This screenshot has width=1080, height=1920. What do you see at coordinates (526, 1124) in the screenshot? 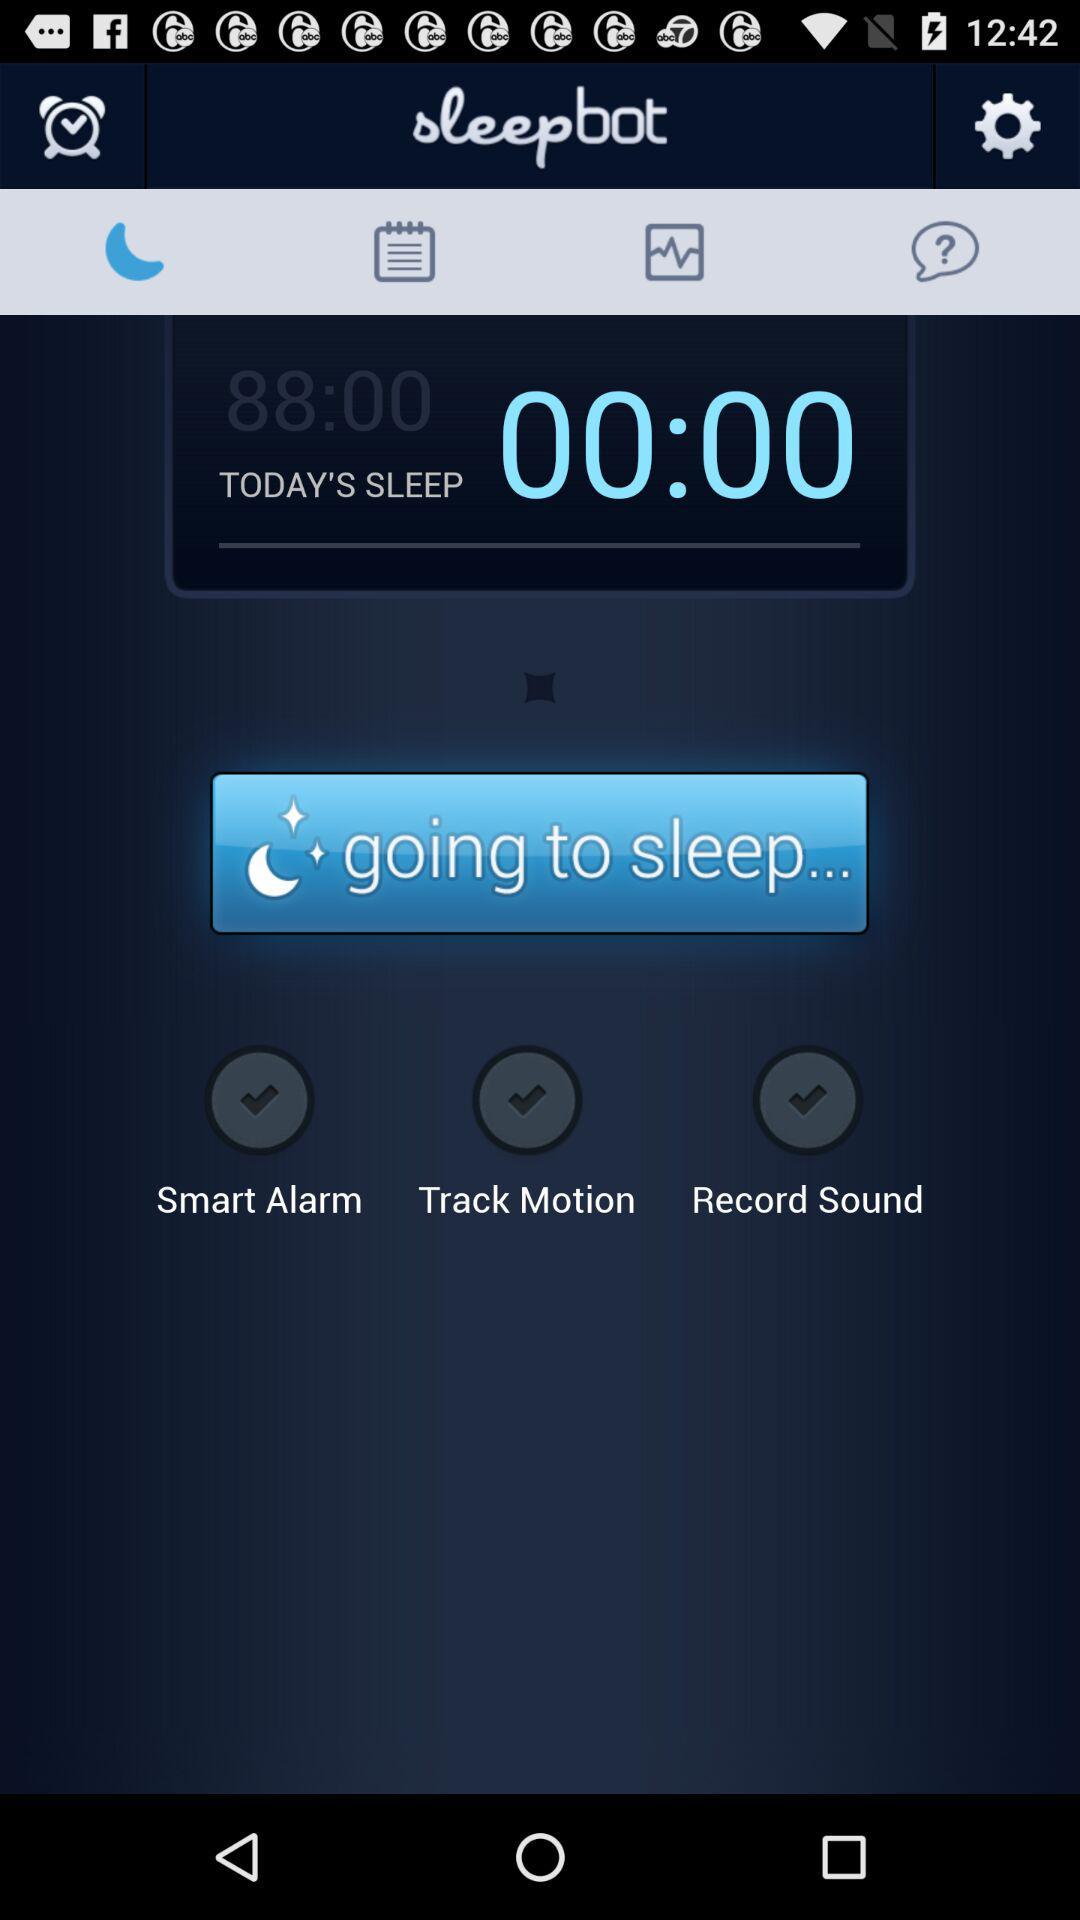
I see `track motion app` at bounding box center [526, 1124].